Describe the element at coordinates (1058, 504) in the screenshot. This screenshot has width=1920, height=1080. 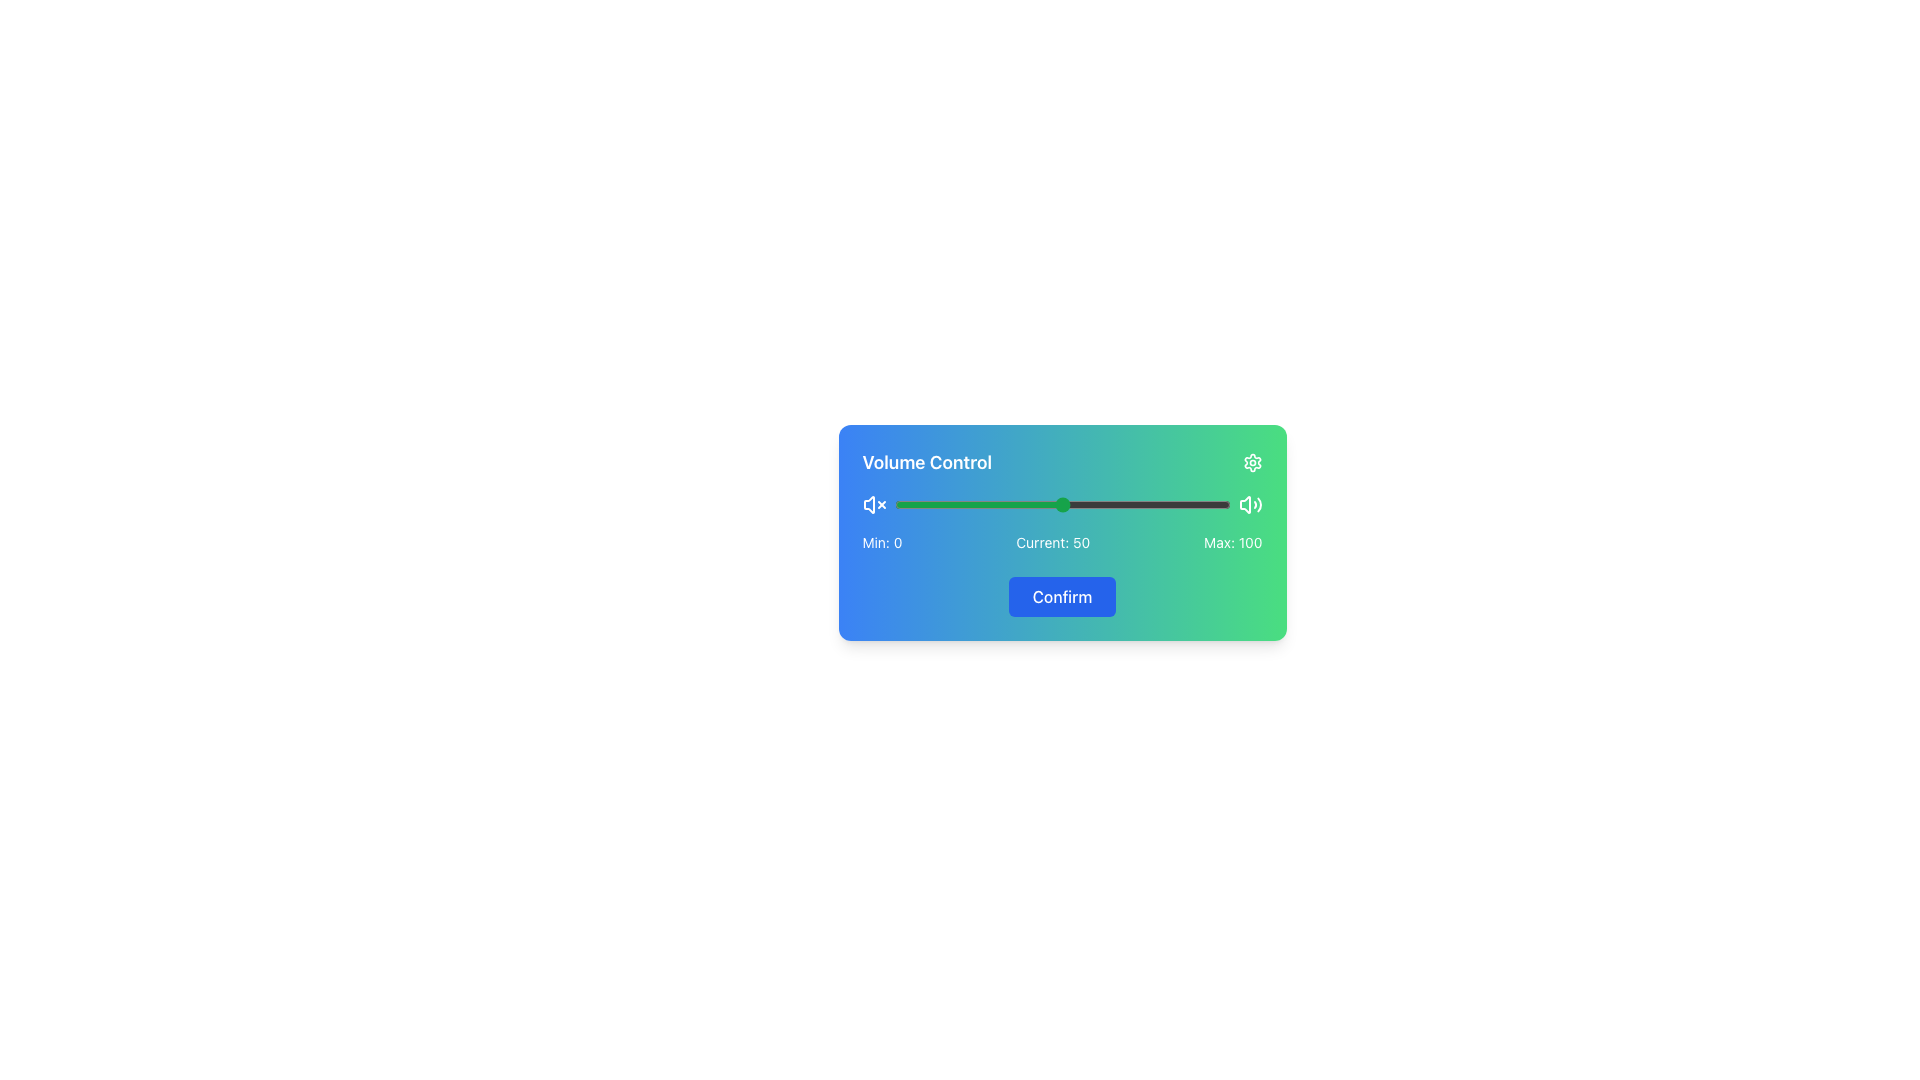
I see `the volume` at that location.